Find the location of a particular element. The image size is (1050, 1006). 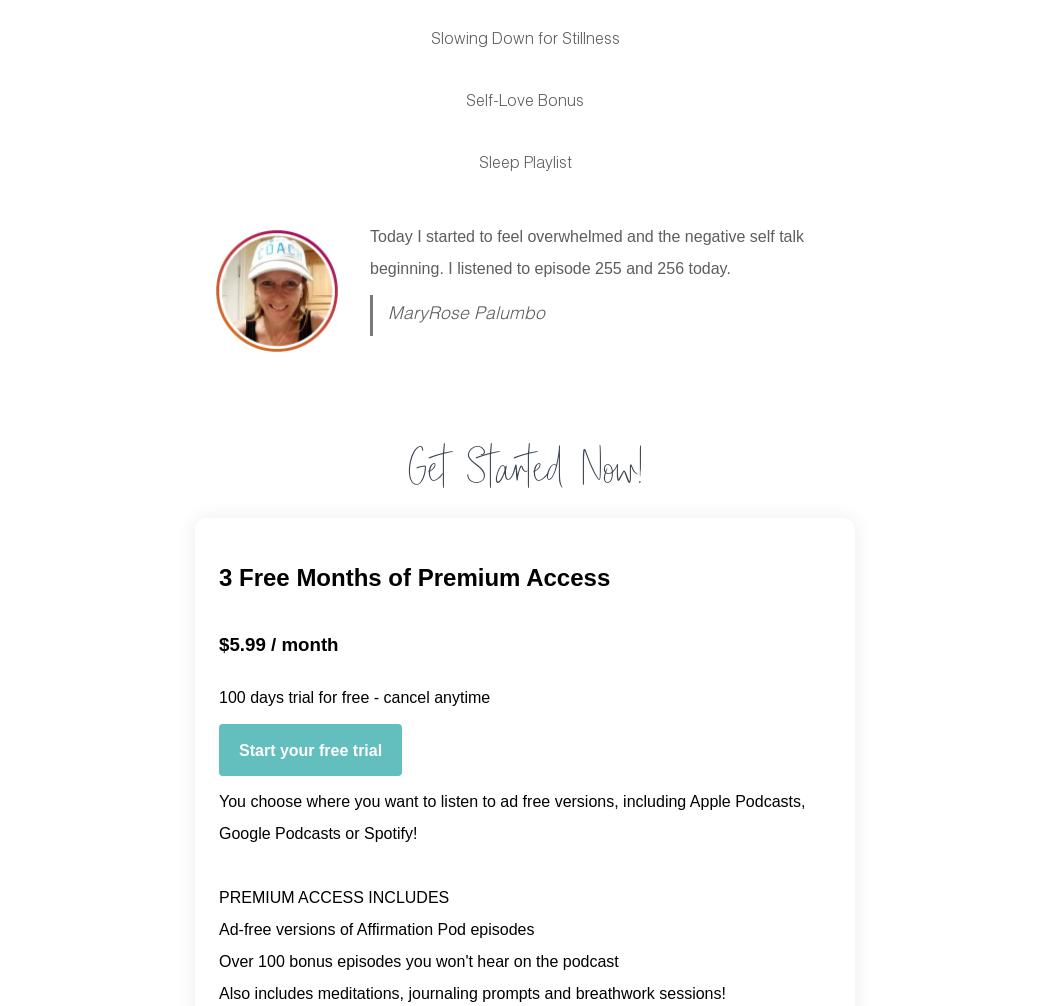

'Slowing Down for Stillness' is located at coordinates (523, 40).